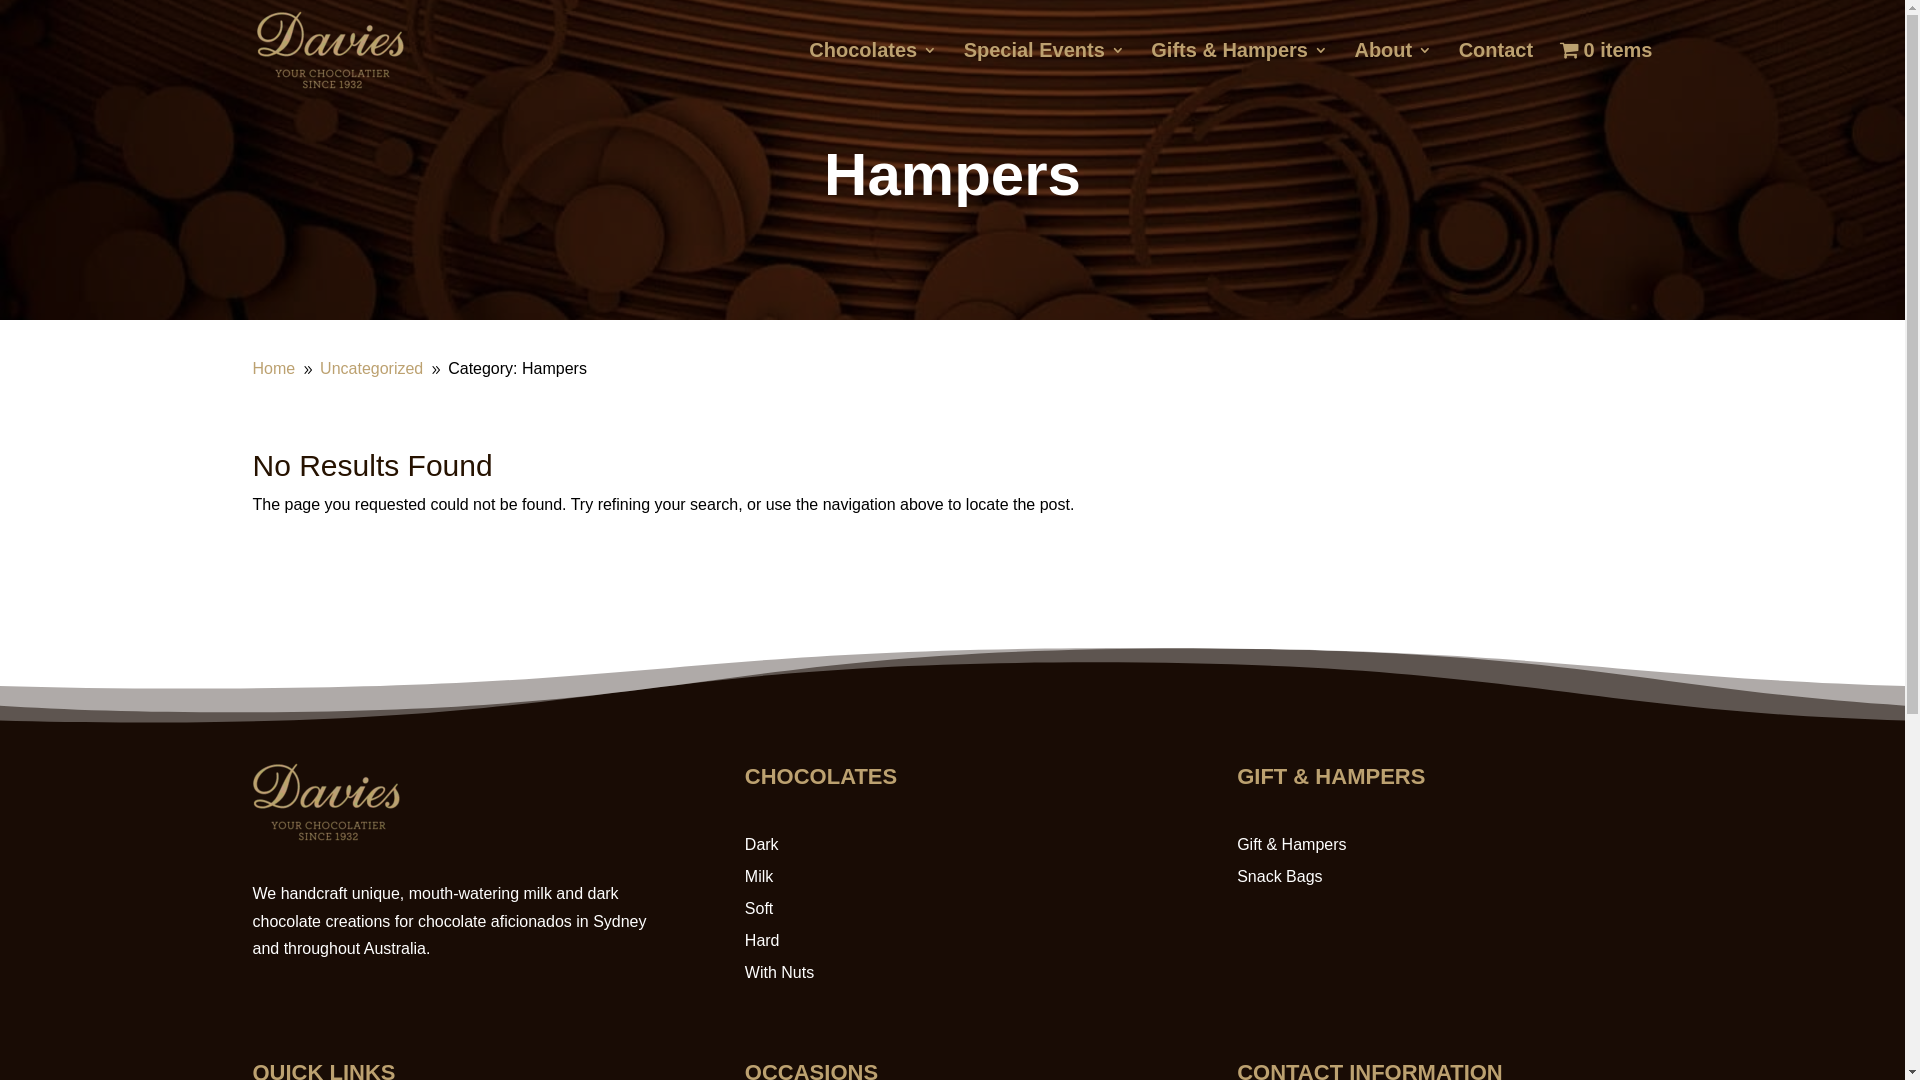  What do you see at coordinates (1291, 844) in the screenshot?
I see `'Gift & Hampers'` at bounding box center [1291, 844].